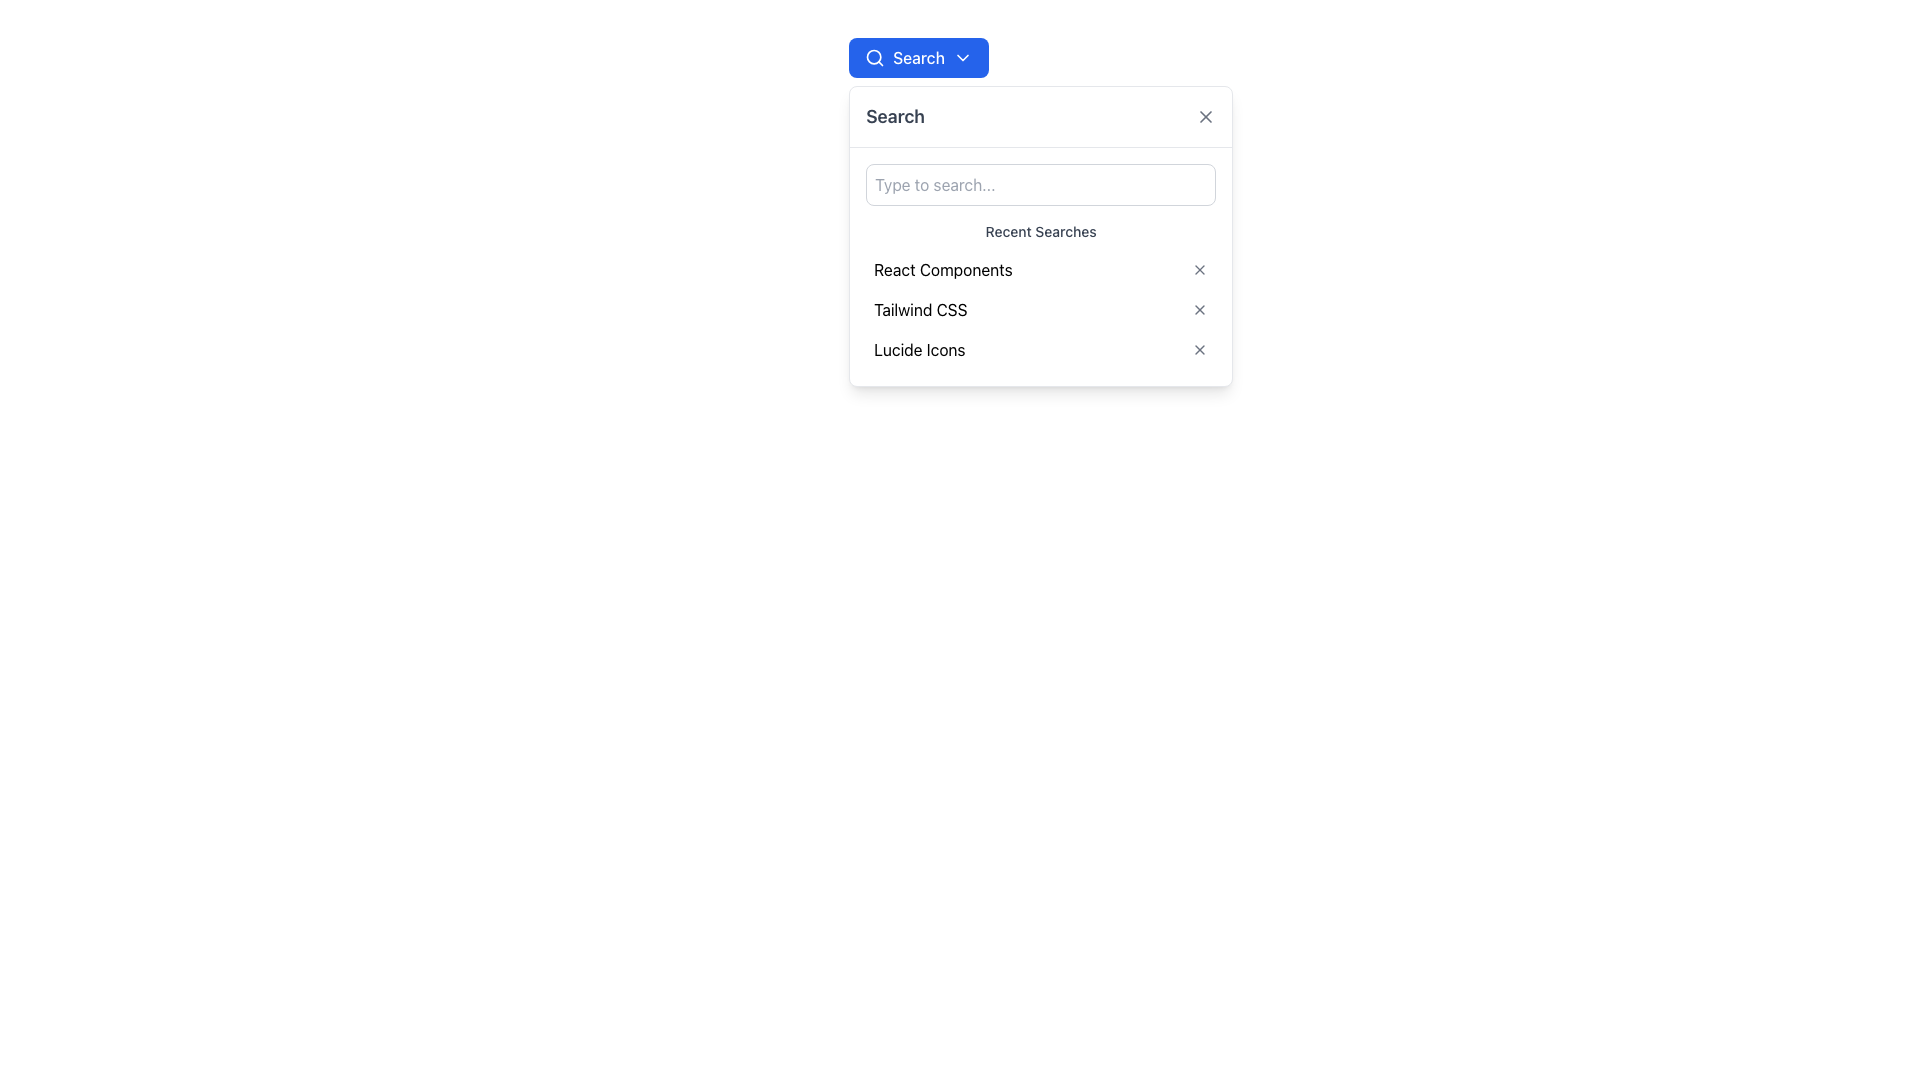 Image resolution: width=1920 pixels, height=1080 pixels. I want to click on the 'Lucide Icons' text label in the search dropdown to reinitiate the search, so click(918, 349).